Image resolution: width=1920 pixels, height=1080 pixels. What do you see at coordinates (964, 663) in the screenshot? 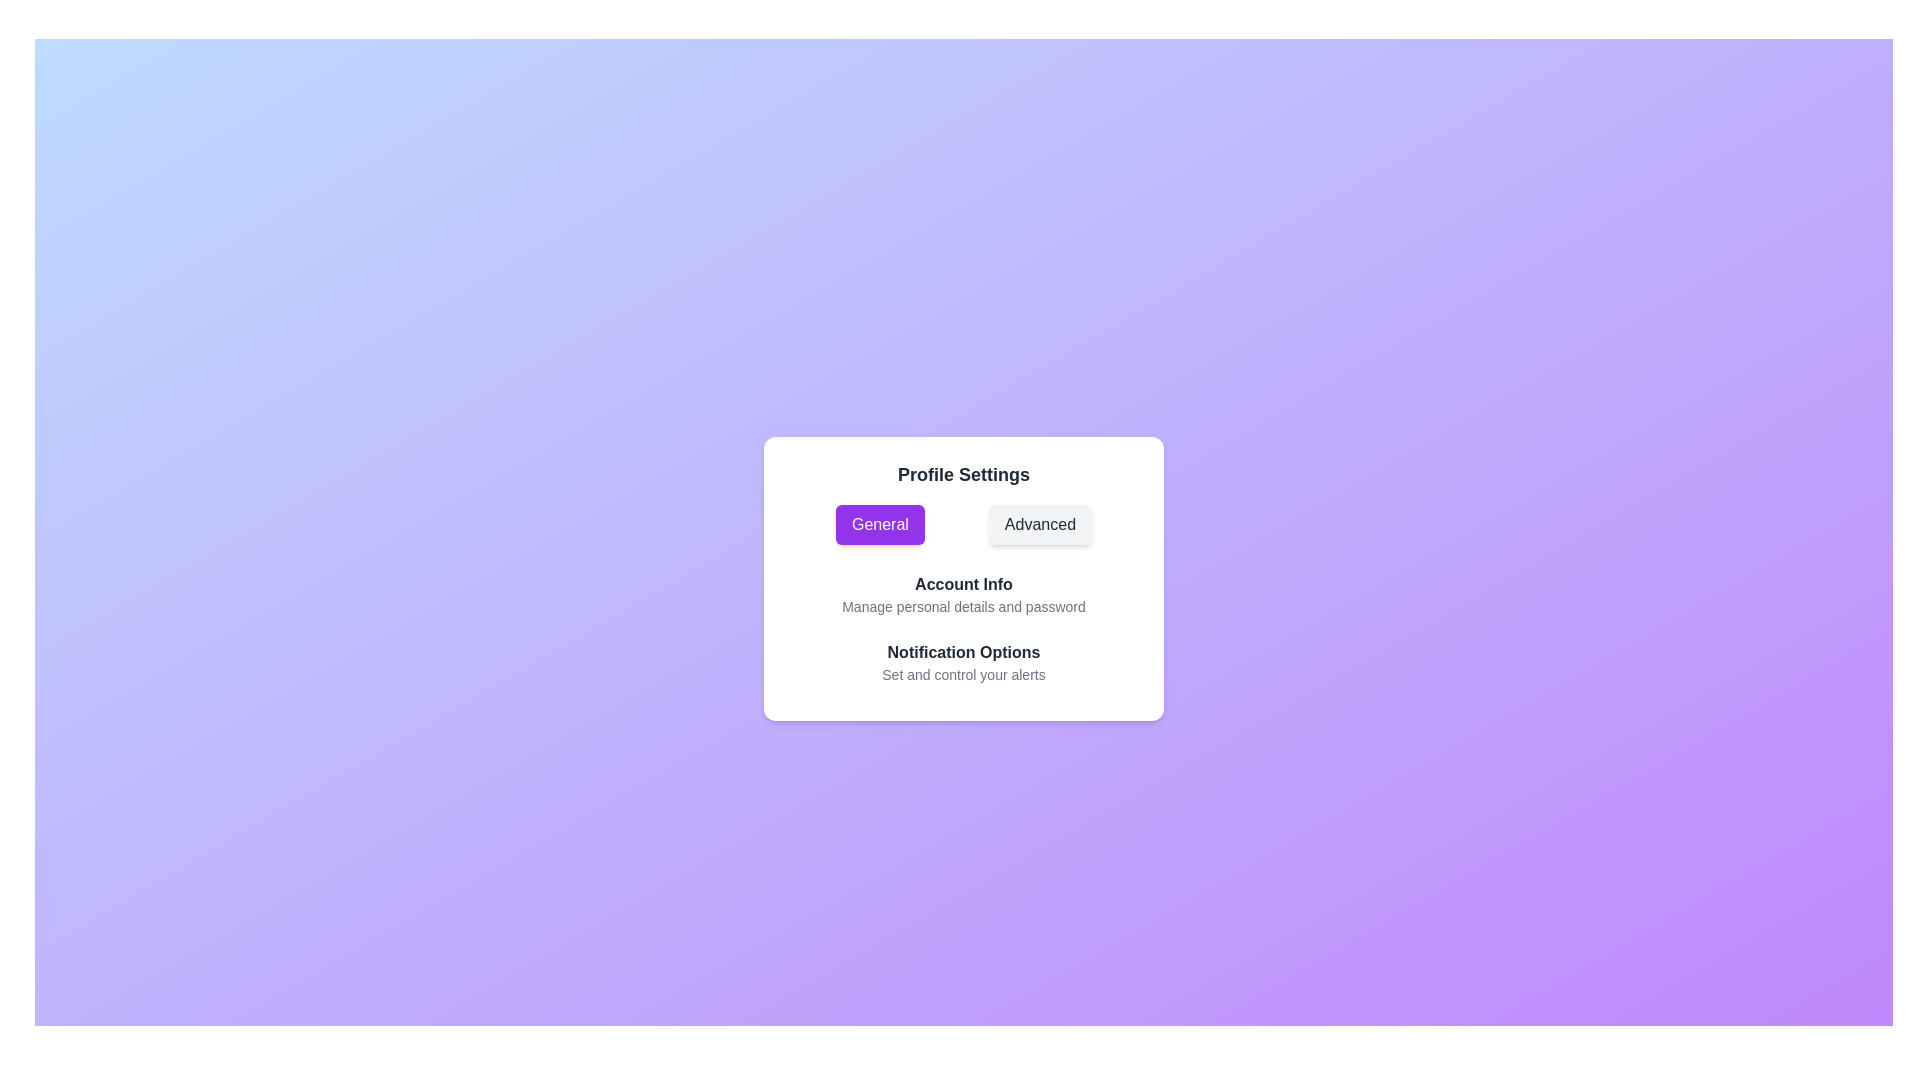
I see `the Notification Options to observe the hover effect` at bounding box center [964, 663].